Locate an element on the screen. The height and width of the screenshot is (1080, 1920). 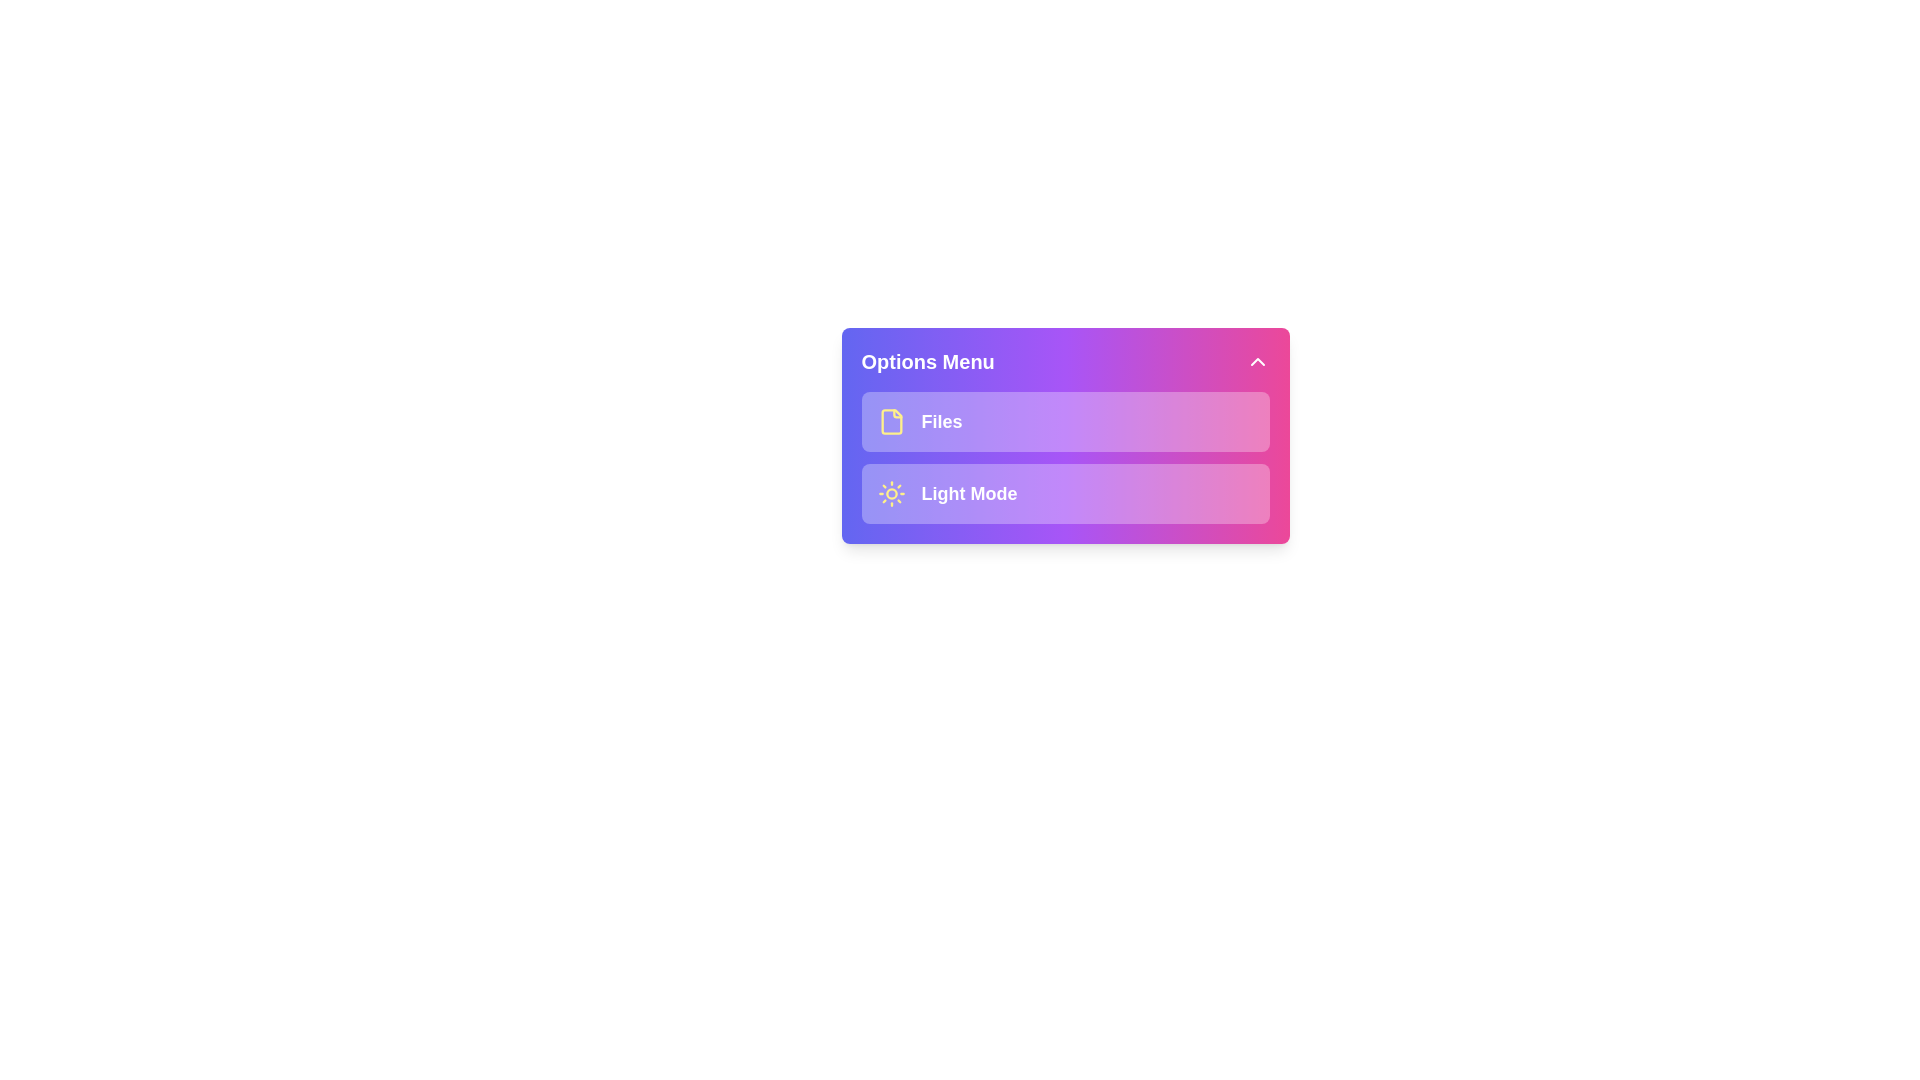
the menu item icon for Files is located at coordinates (890, 420).